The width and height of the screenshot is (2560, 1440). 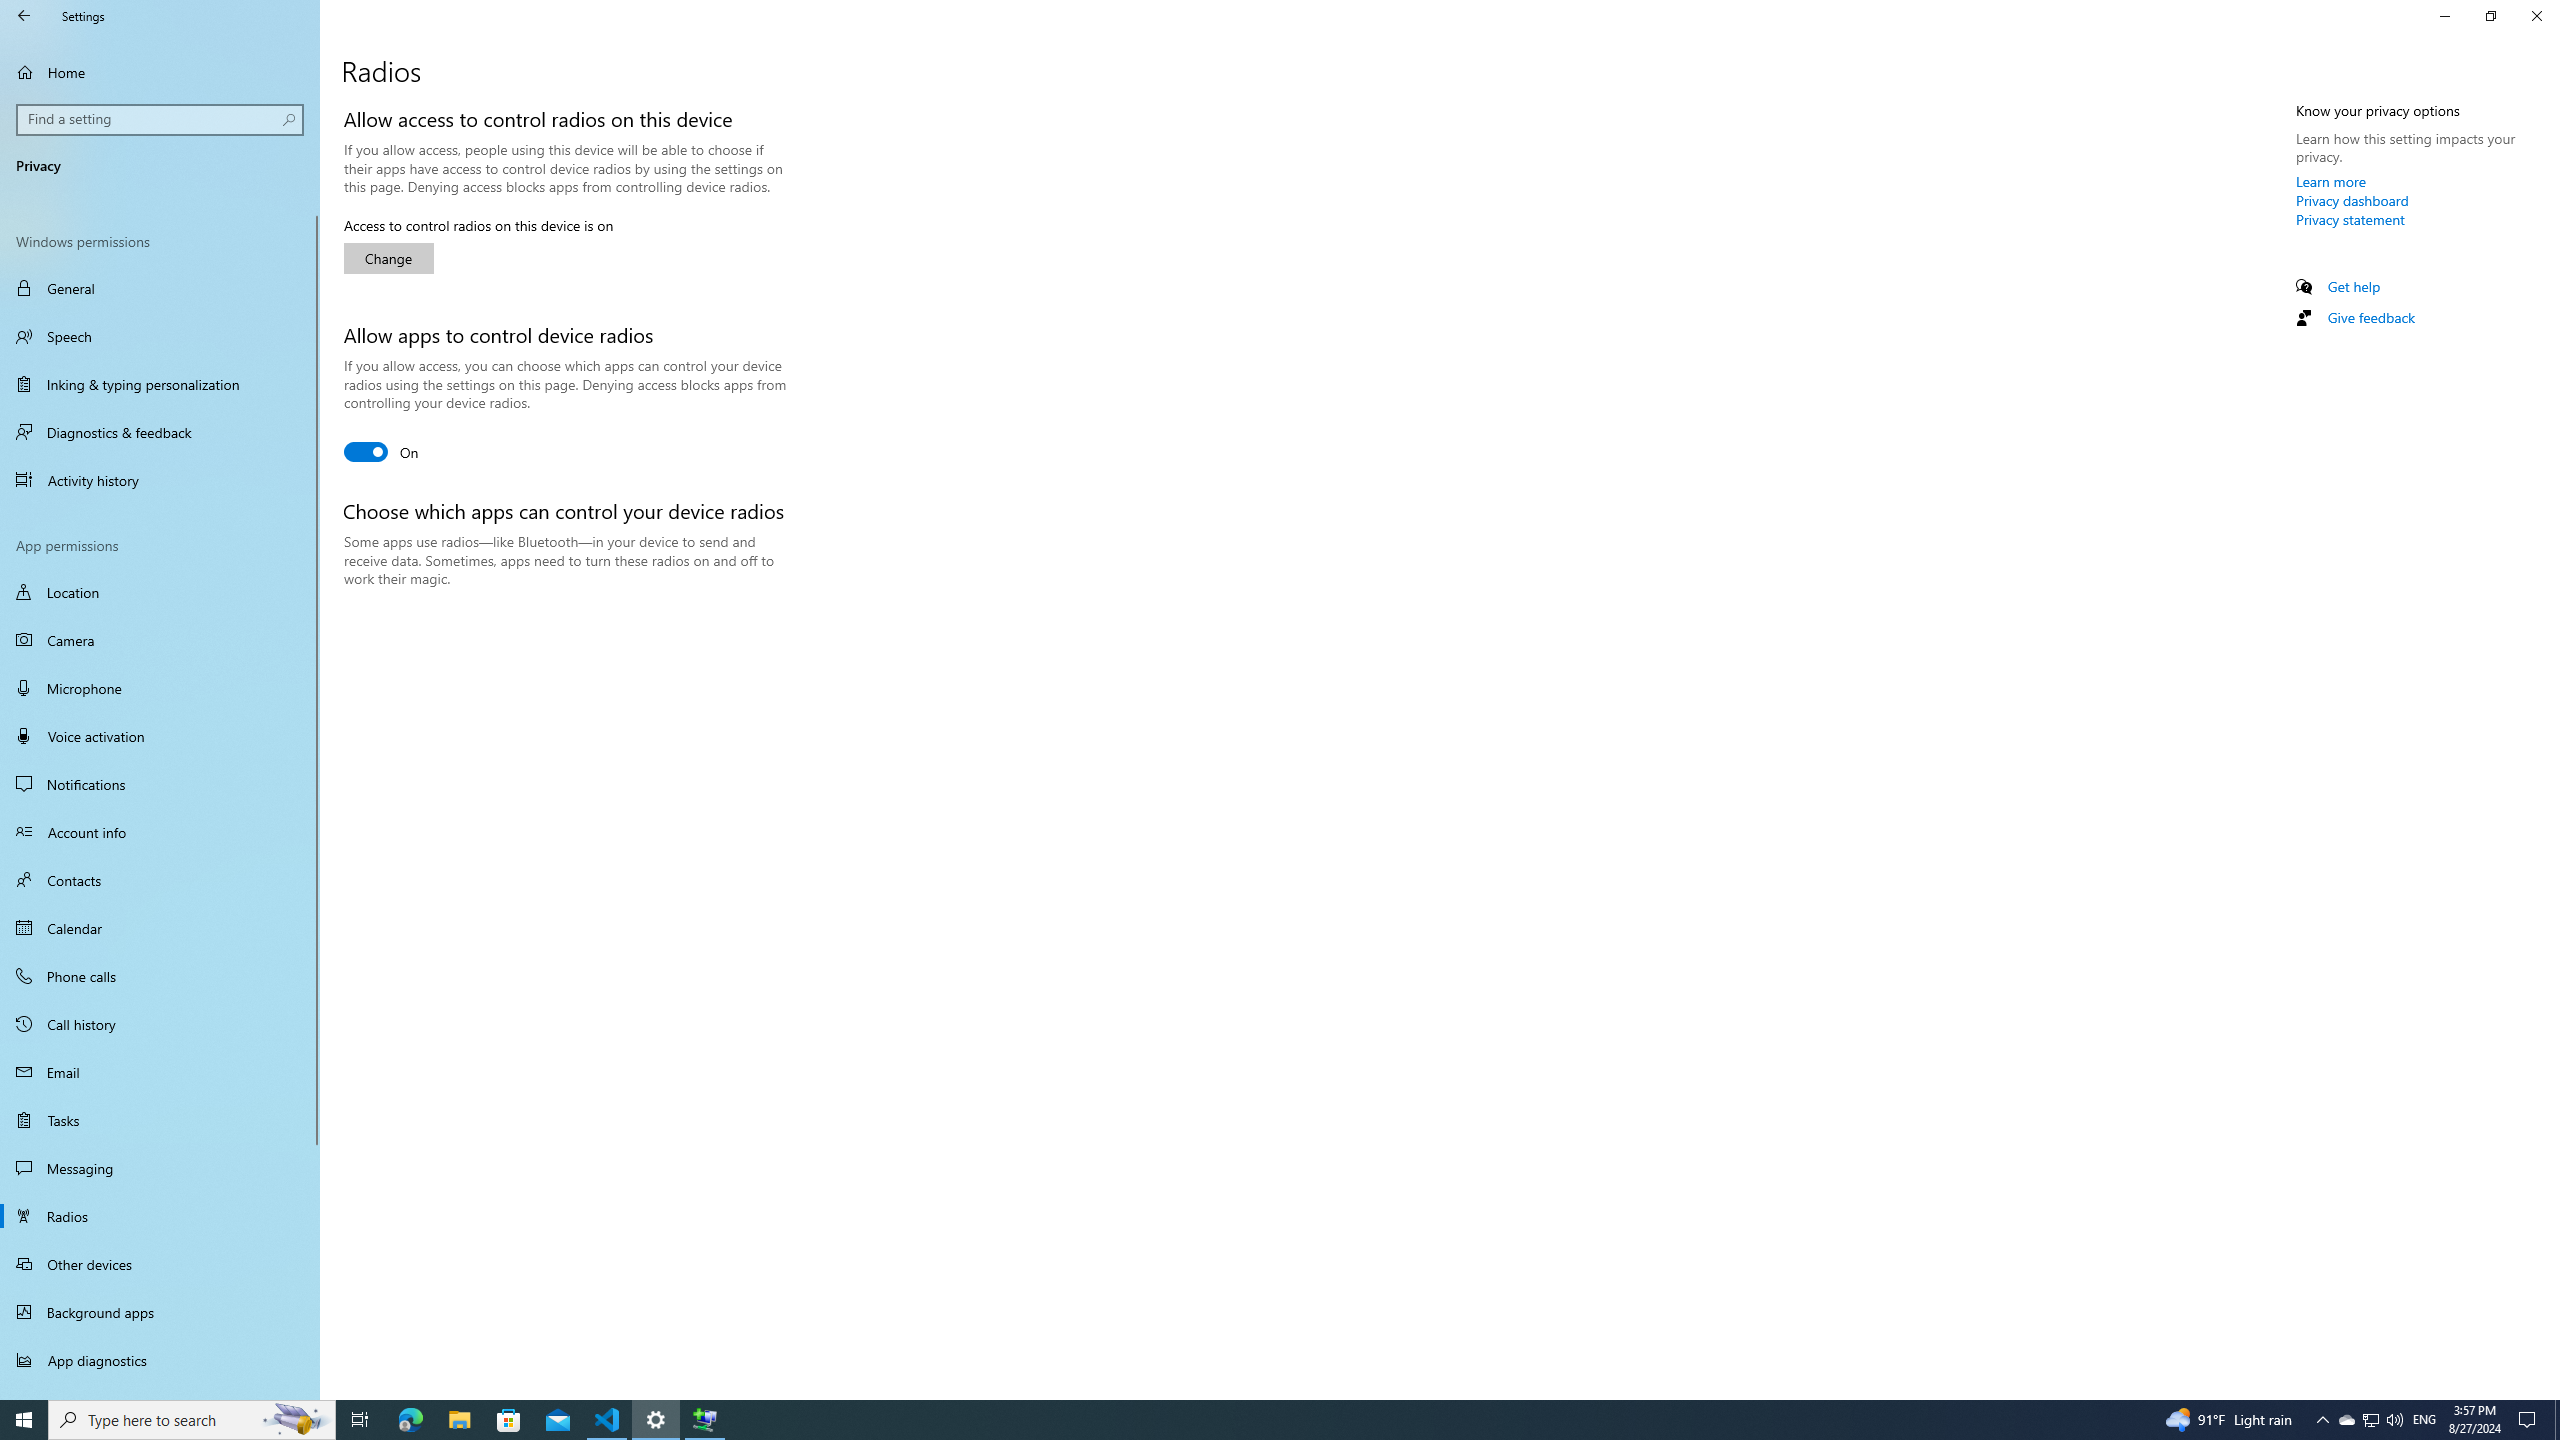 What do you see at coordinates (458, 1418) in the screenshot?
I see `'File Explorer'` at bounding box center [458, 1418].